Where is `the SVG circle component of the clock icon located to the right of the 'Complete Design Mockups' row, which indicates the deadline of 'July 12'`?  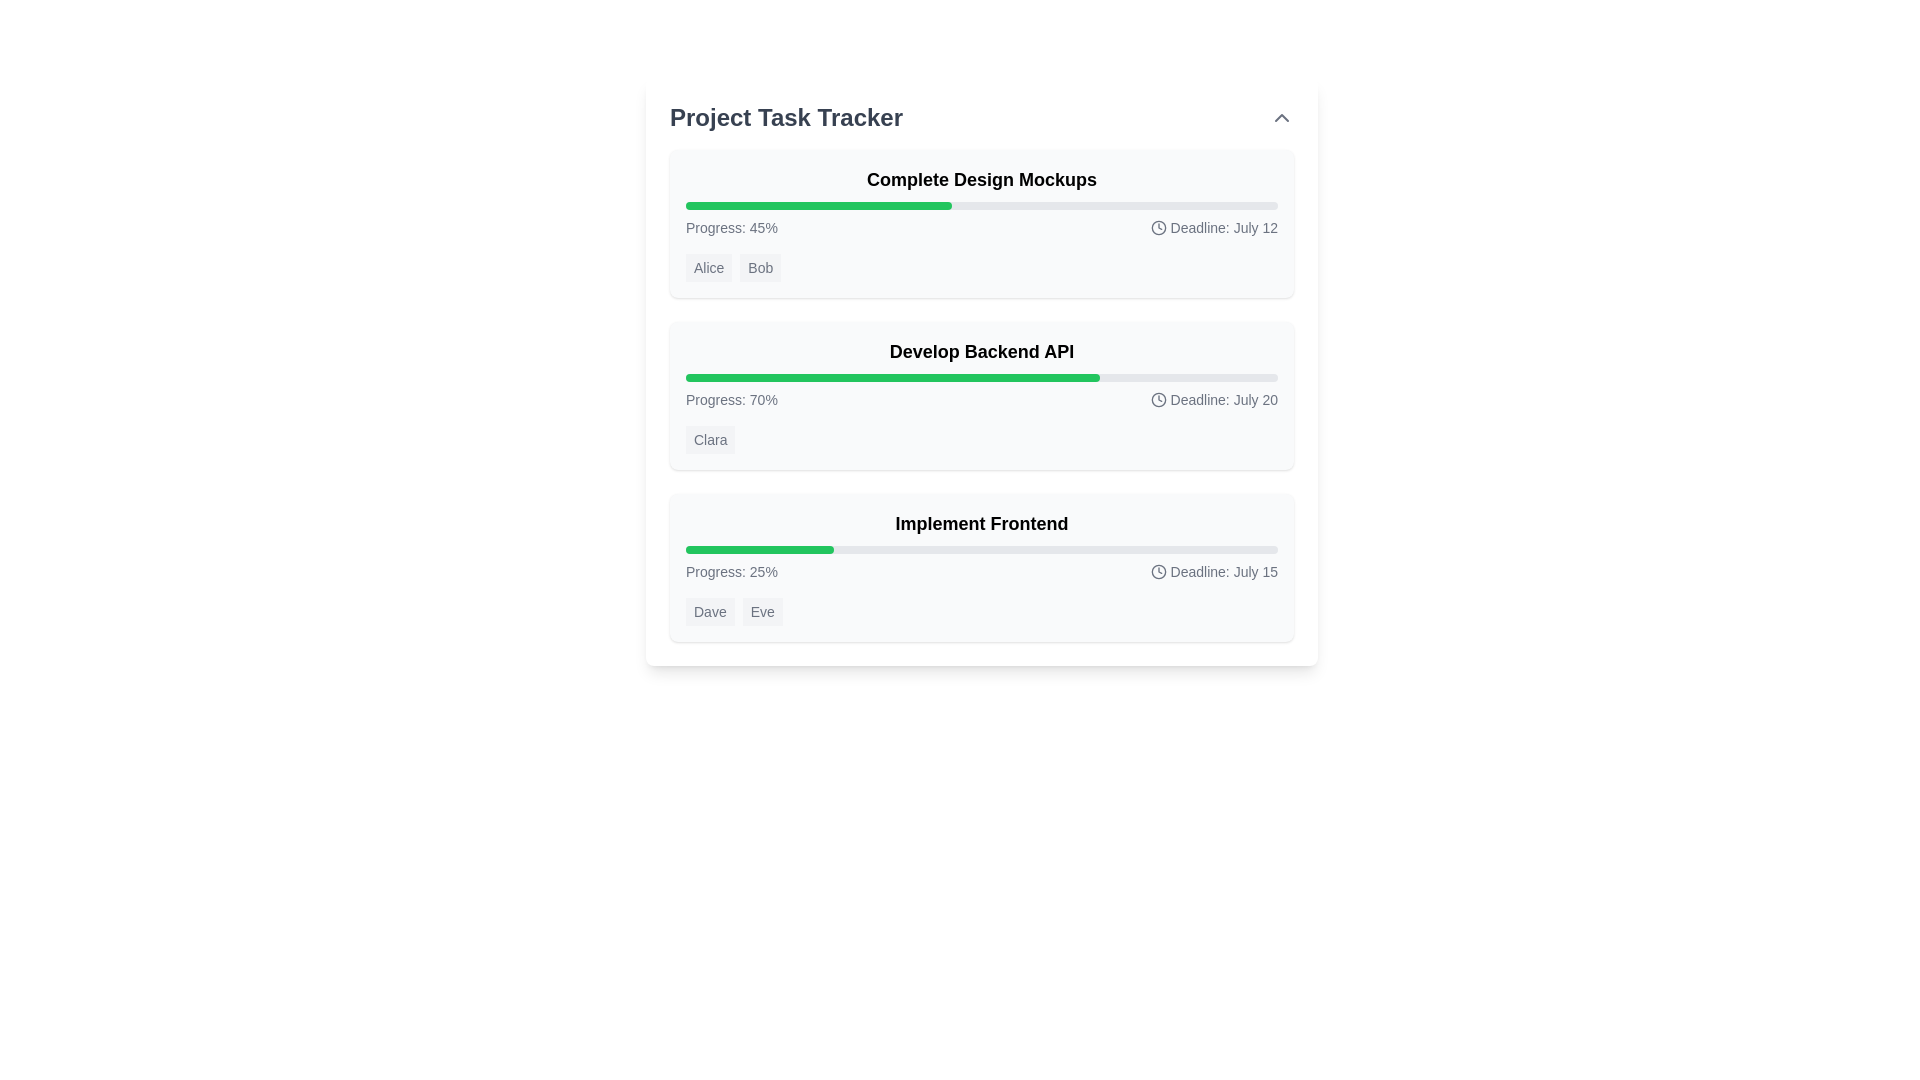 the SVG circle component of the clock icon located to the right of the 'Complete Design Mockups' row, which indicates the deadline of 'July 12' is located at coordinates (1158, 226).